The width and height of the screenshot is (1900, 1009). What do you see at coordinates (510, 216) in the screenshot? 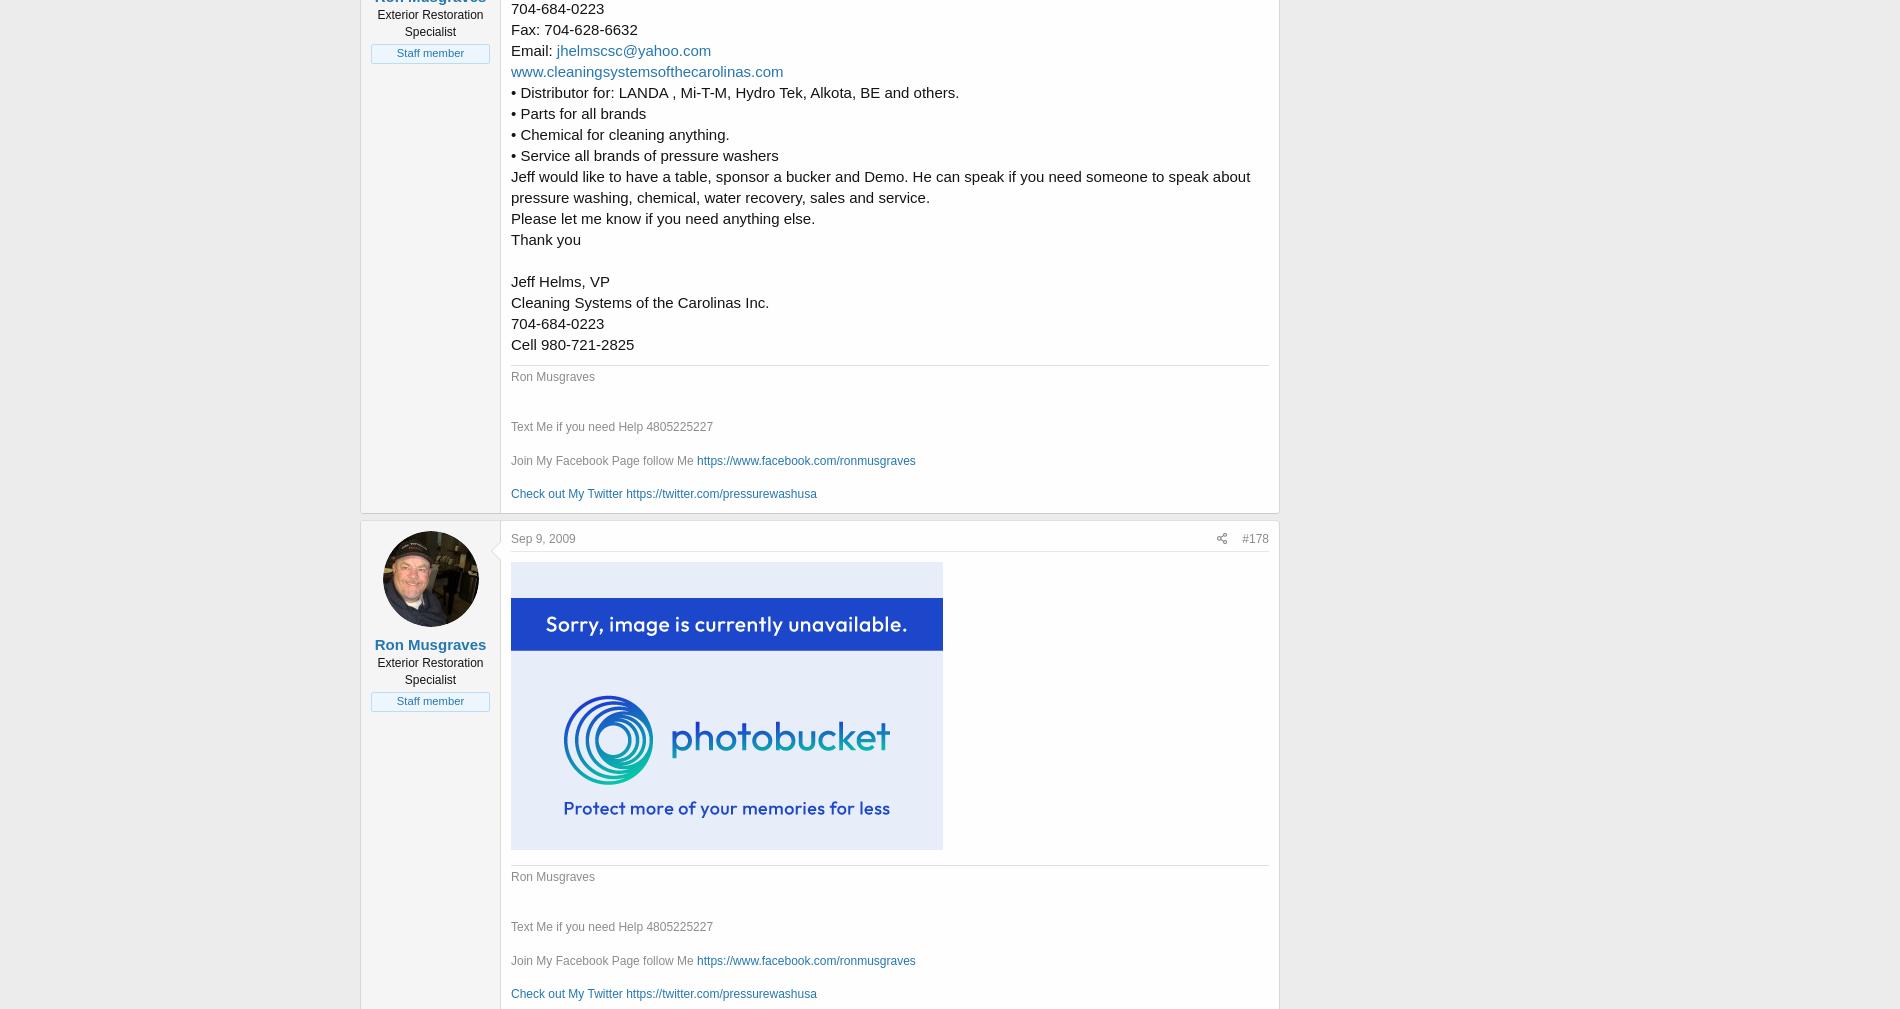
I see `'Please let me know if you need anything else.'` at bounding box center [510, 216].